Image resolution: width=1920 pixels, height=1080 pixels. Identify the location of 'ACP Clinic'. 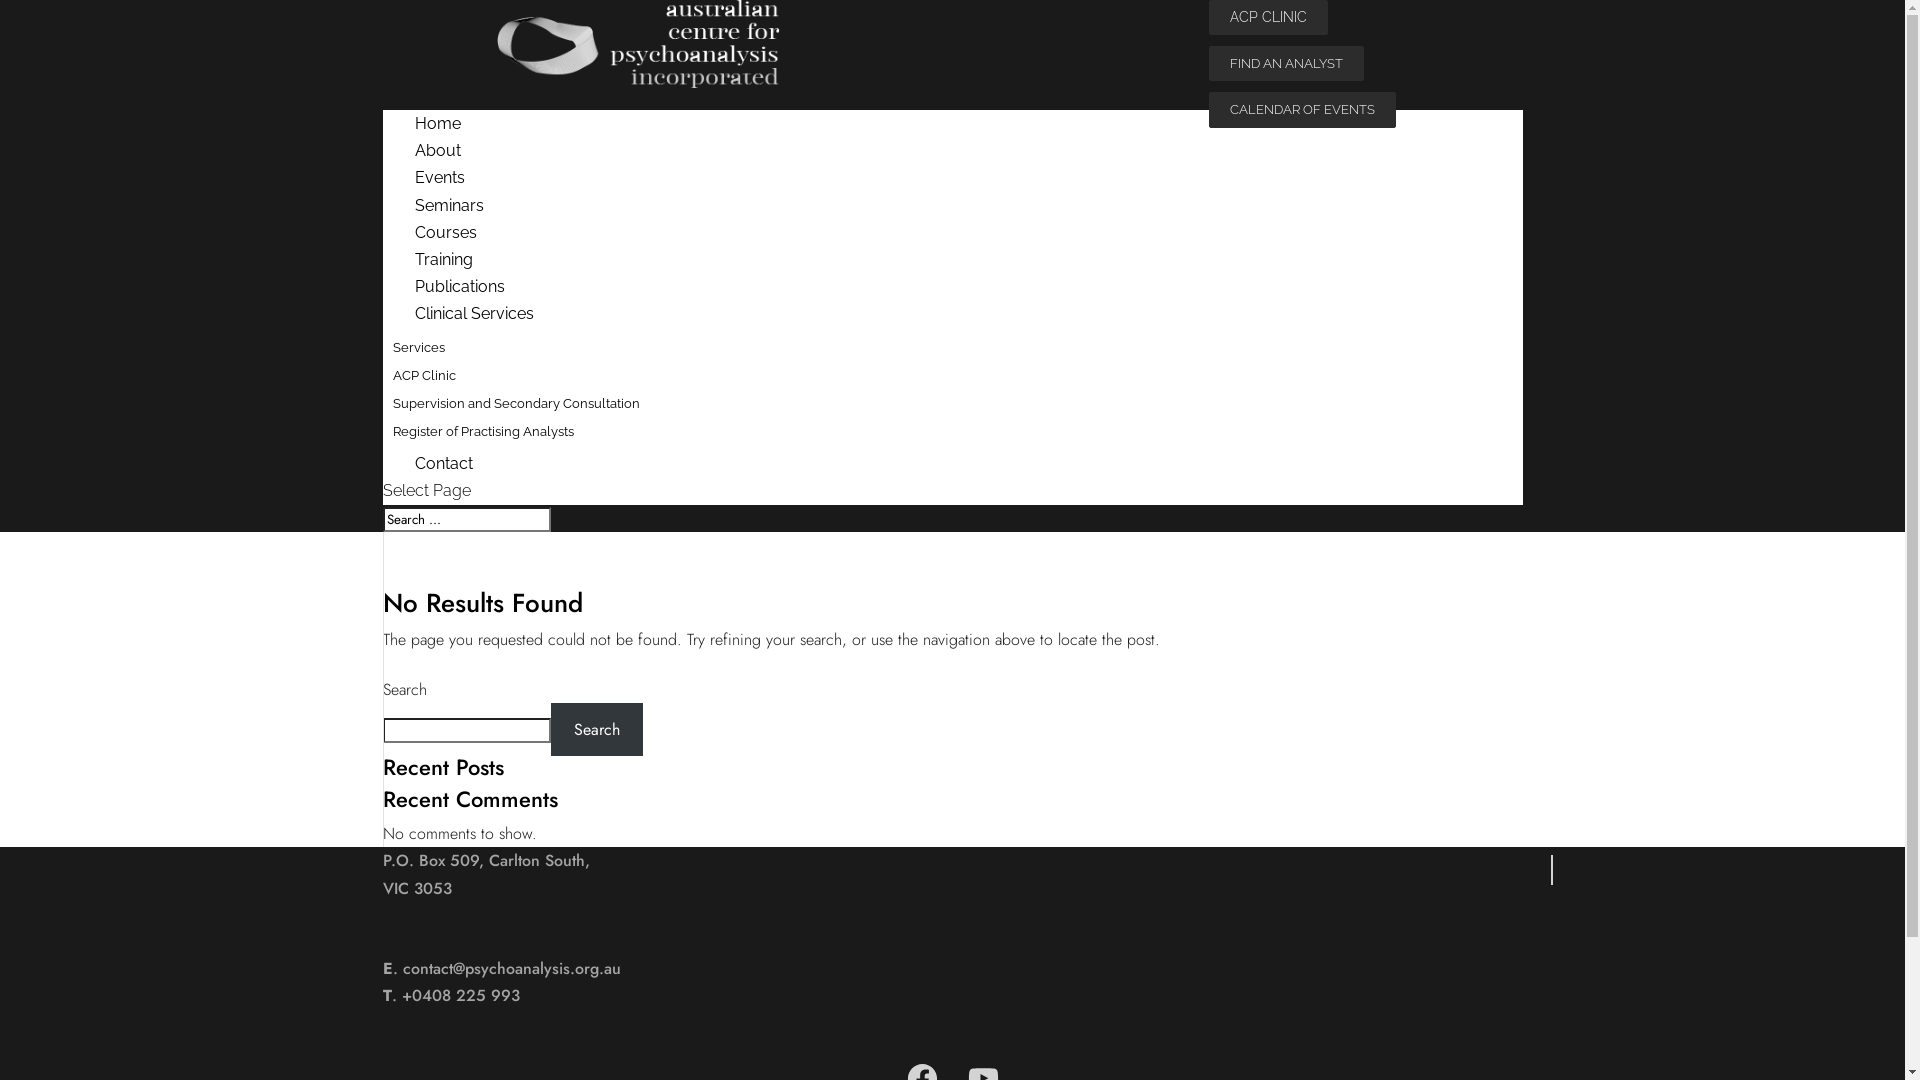
(423, 375).